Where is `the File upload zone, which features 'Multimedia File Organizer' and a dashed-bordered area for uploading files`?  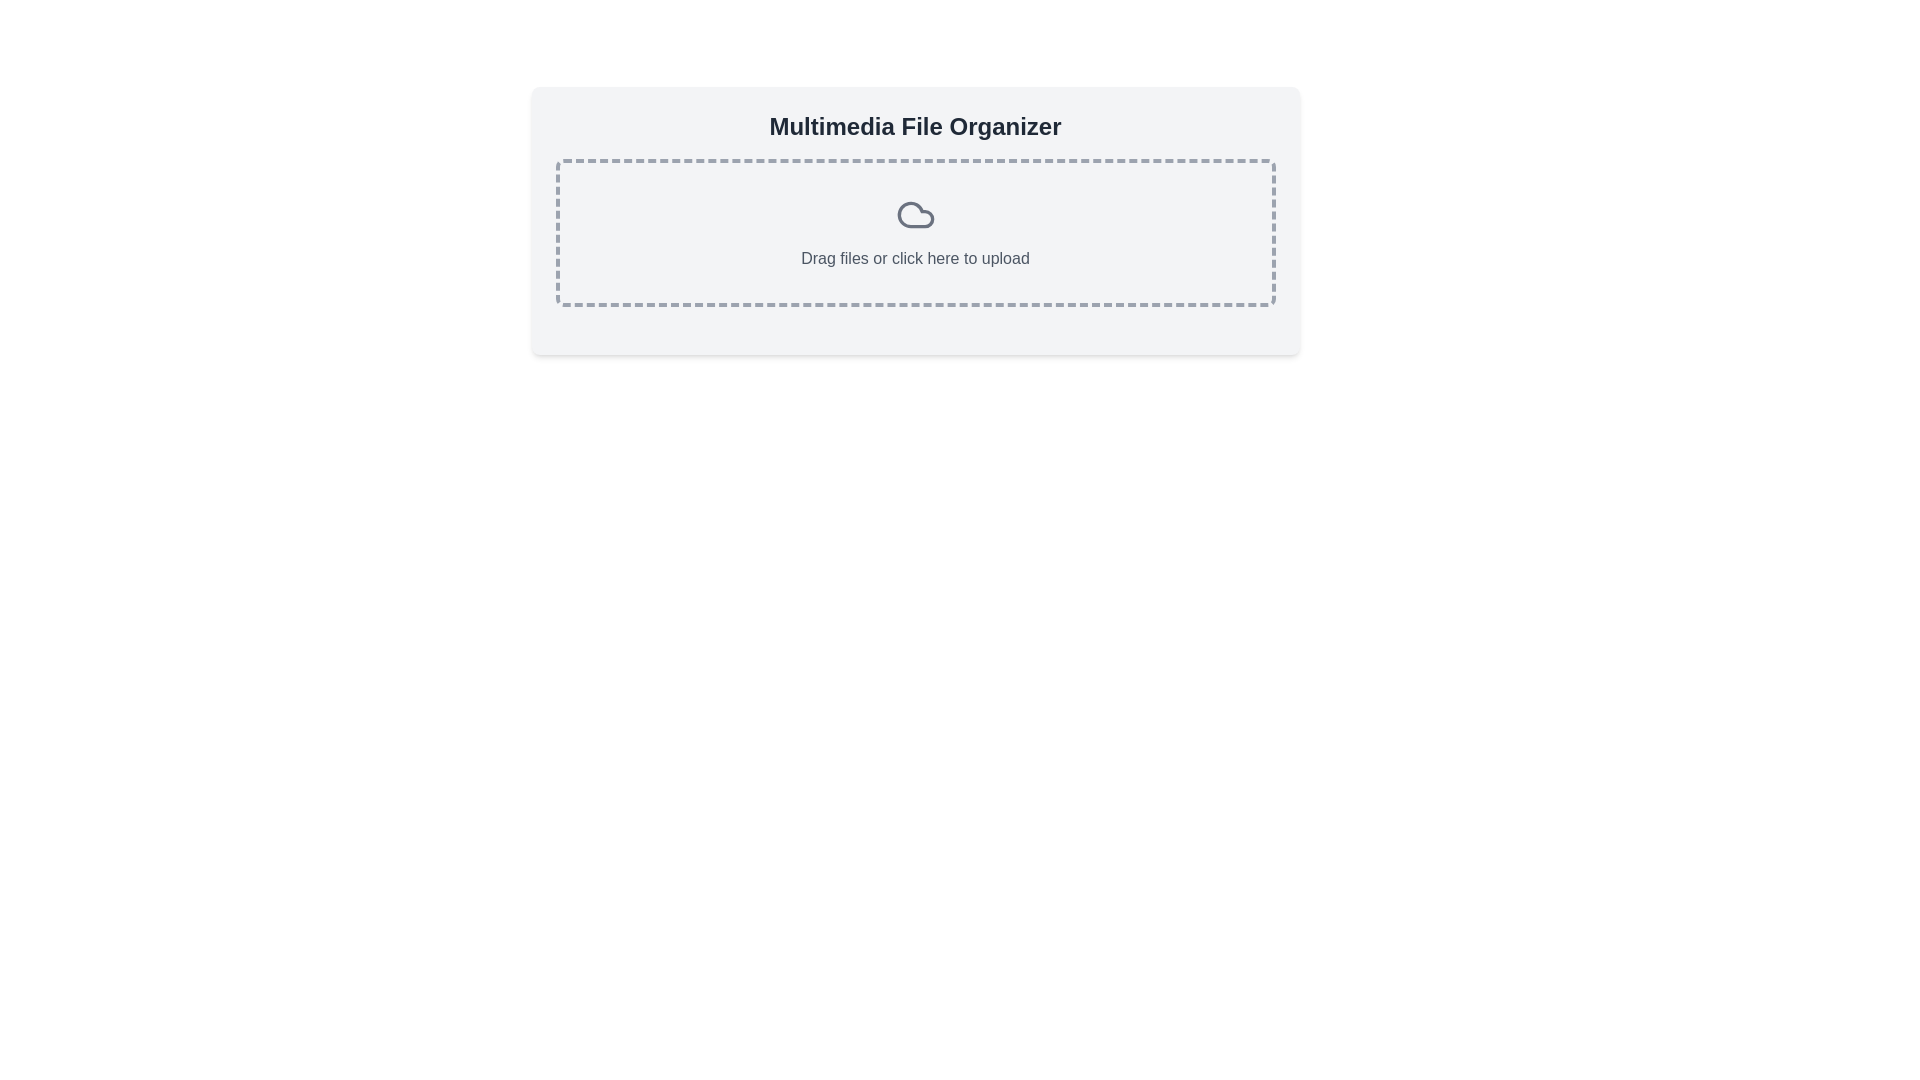 the File upload zone, which features 'Multimedia File Organizer' and a dashed-bordered area for uploading files is located at coordinates (914, 220).